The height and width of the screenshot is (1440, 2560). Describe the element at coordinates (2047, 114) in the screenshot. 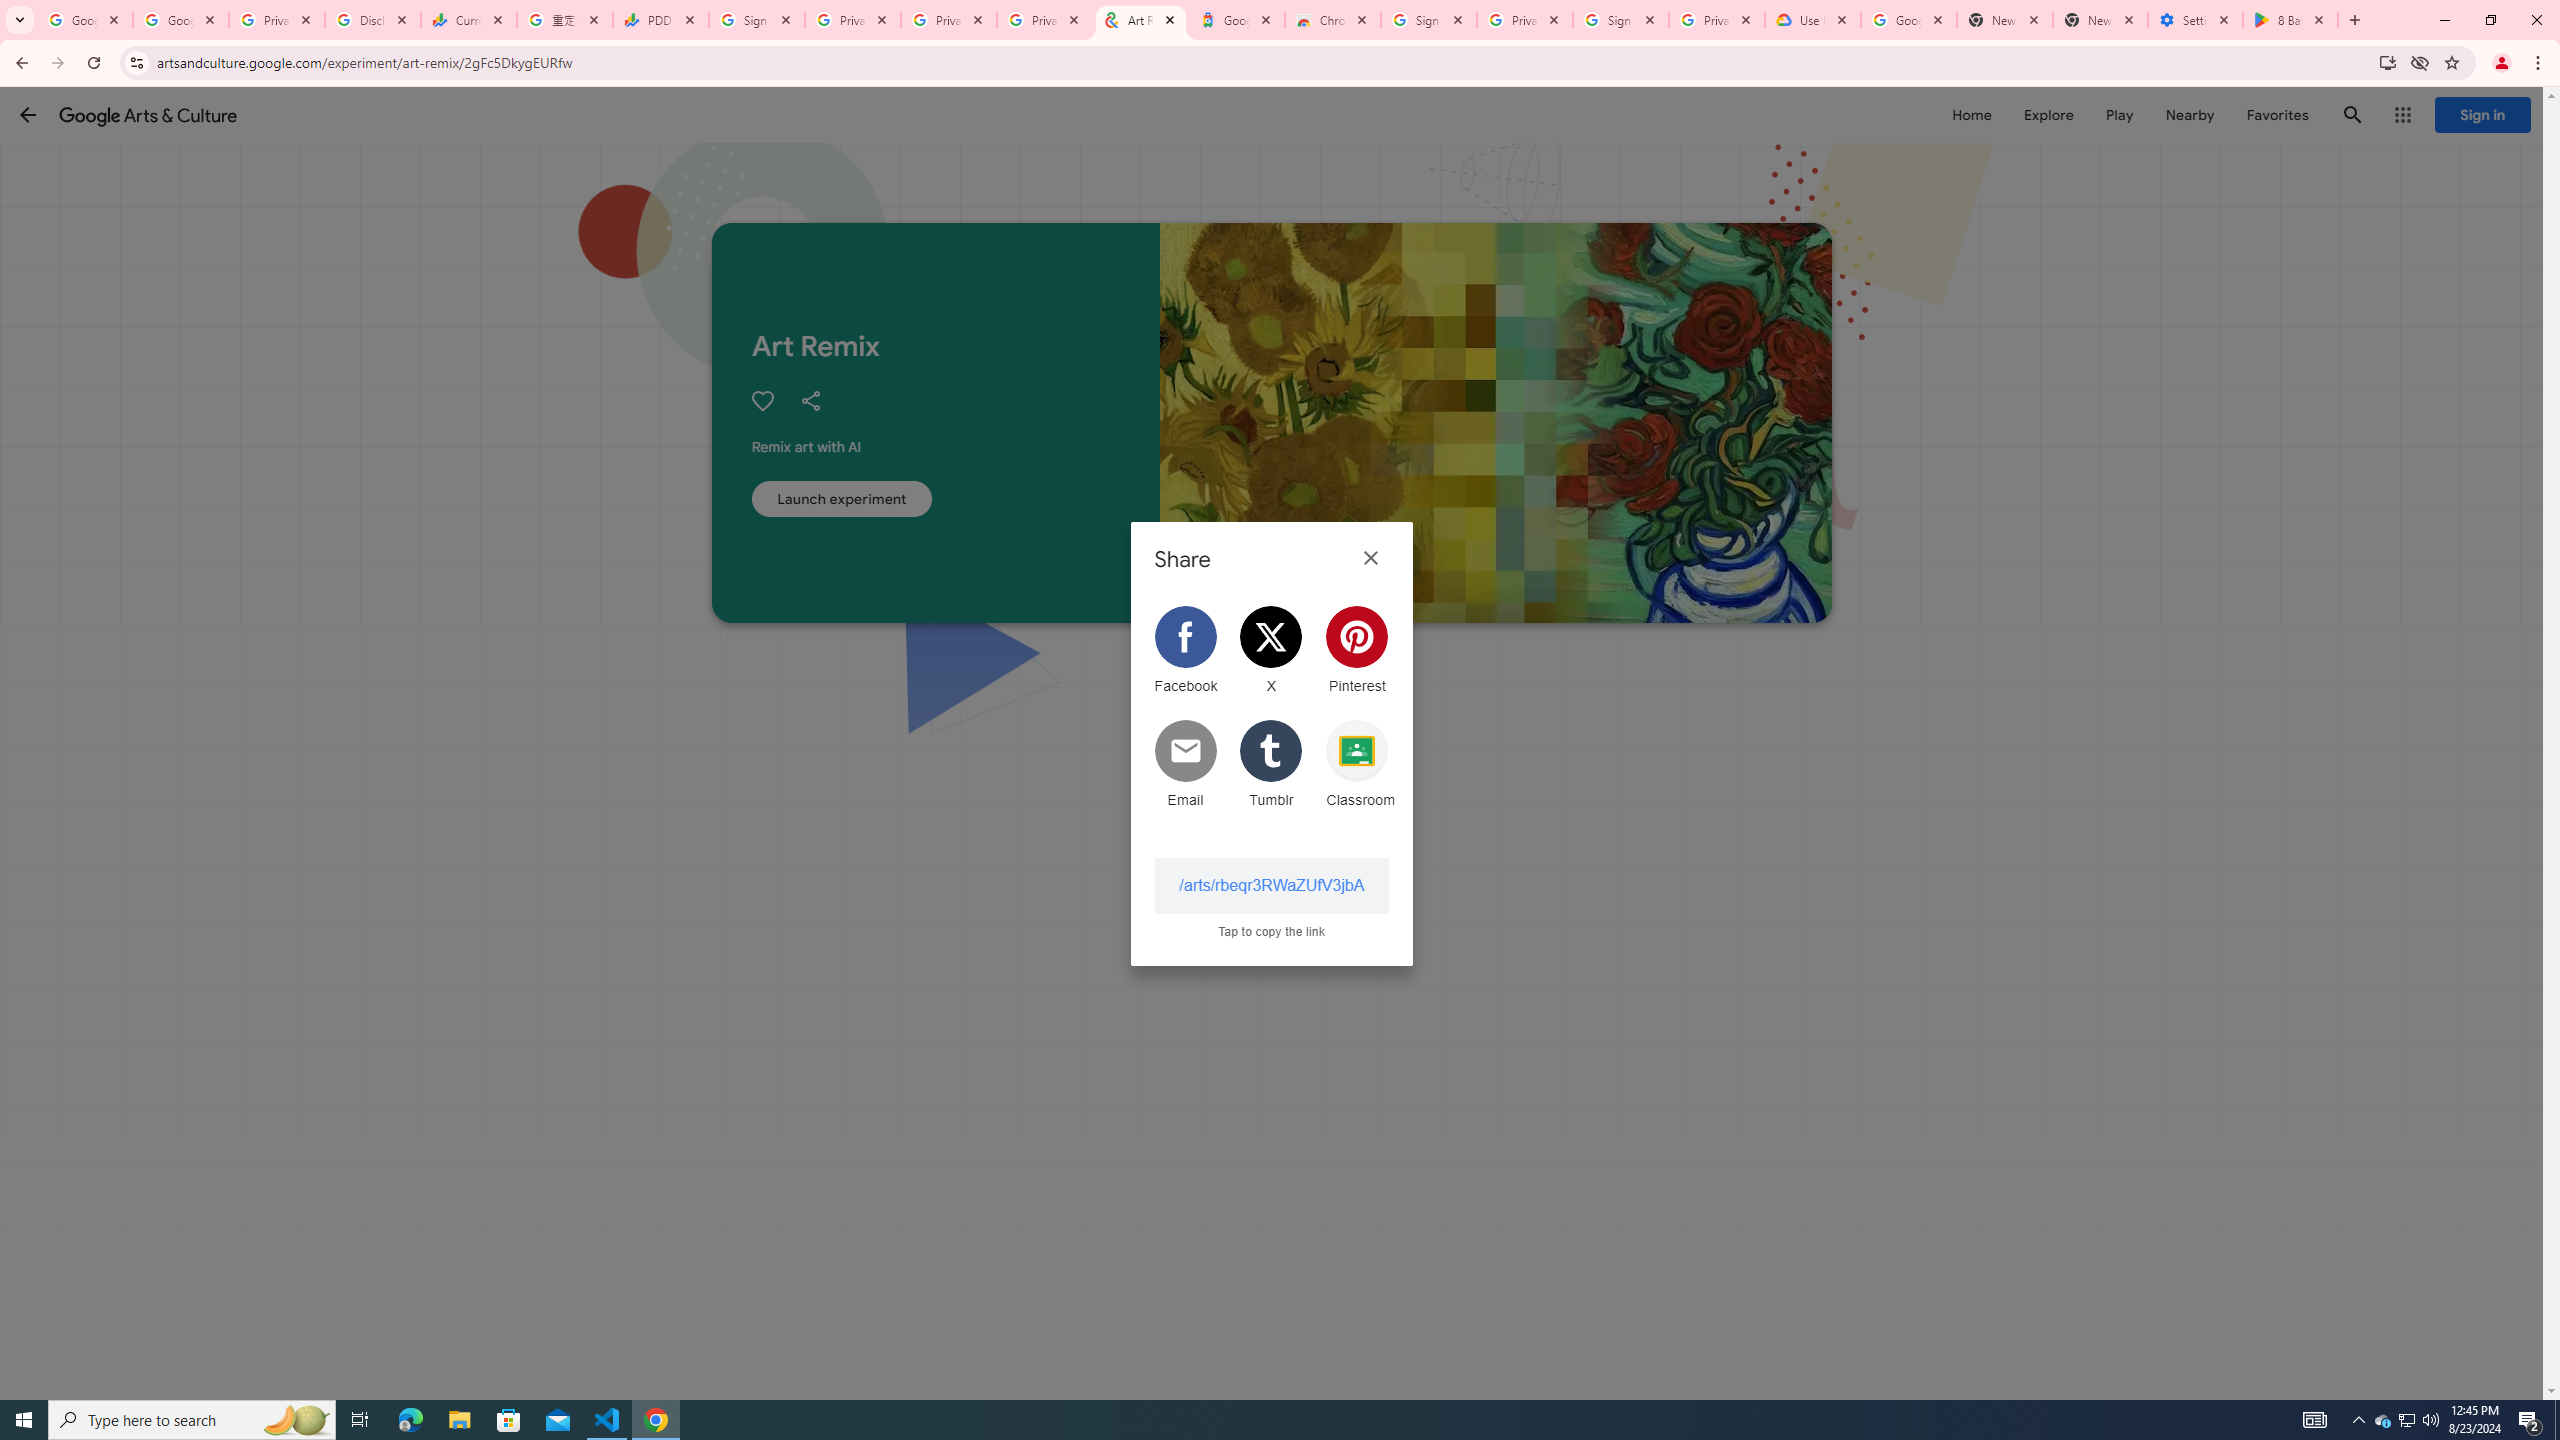

I see `'Explore'` at that location.